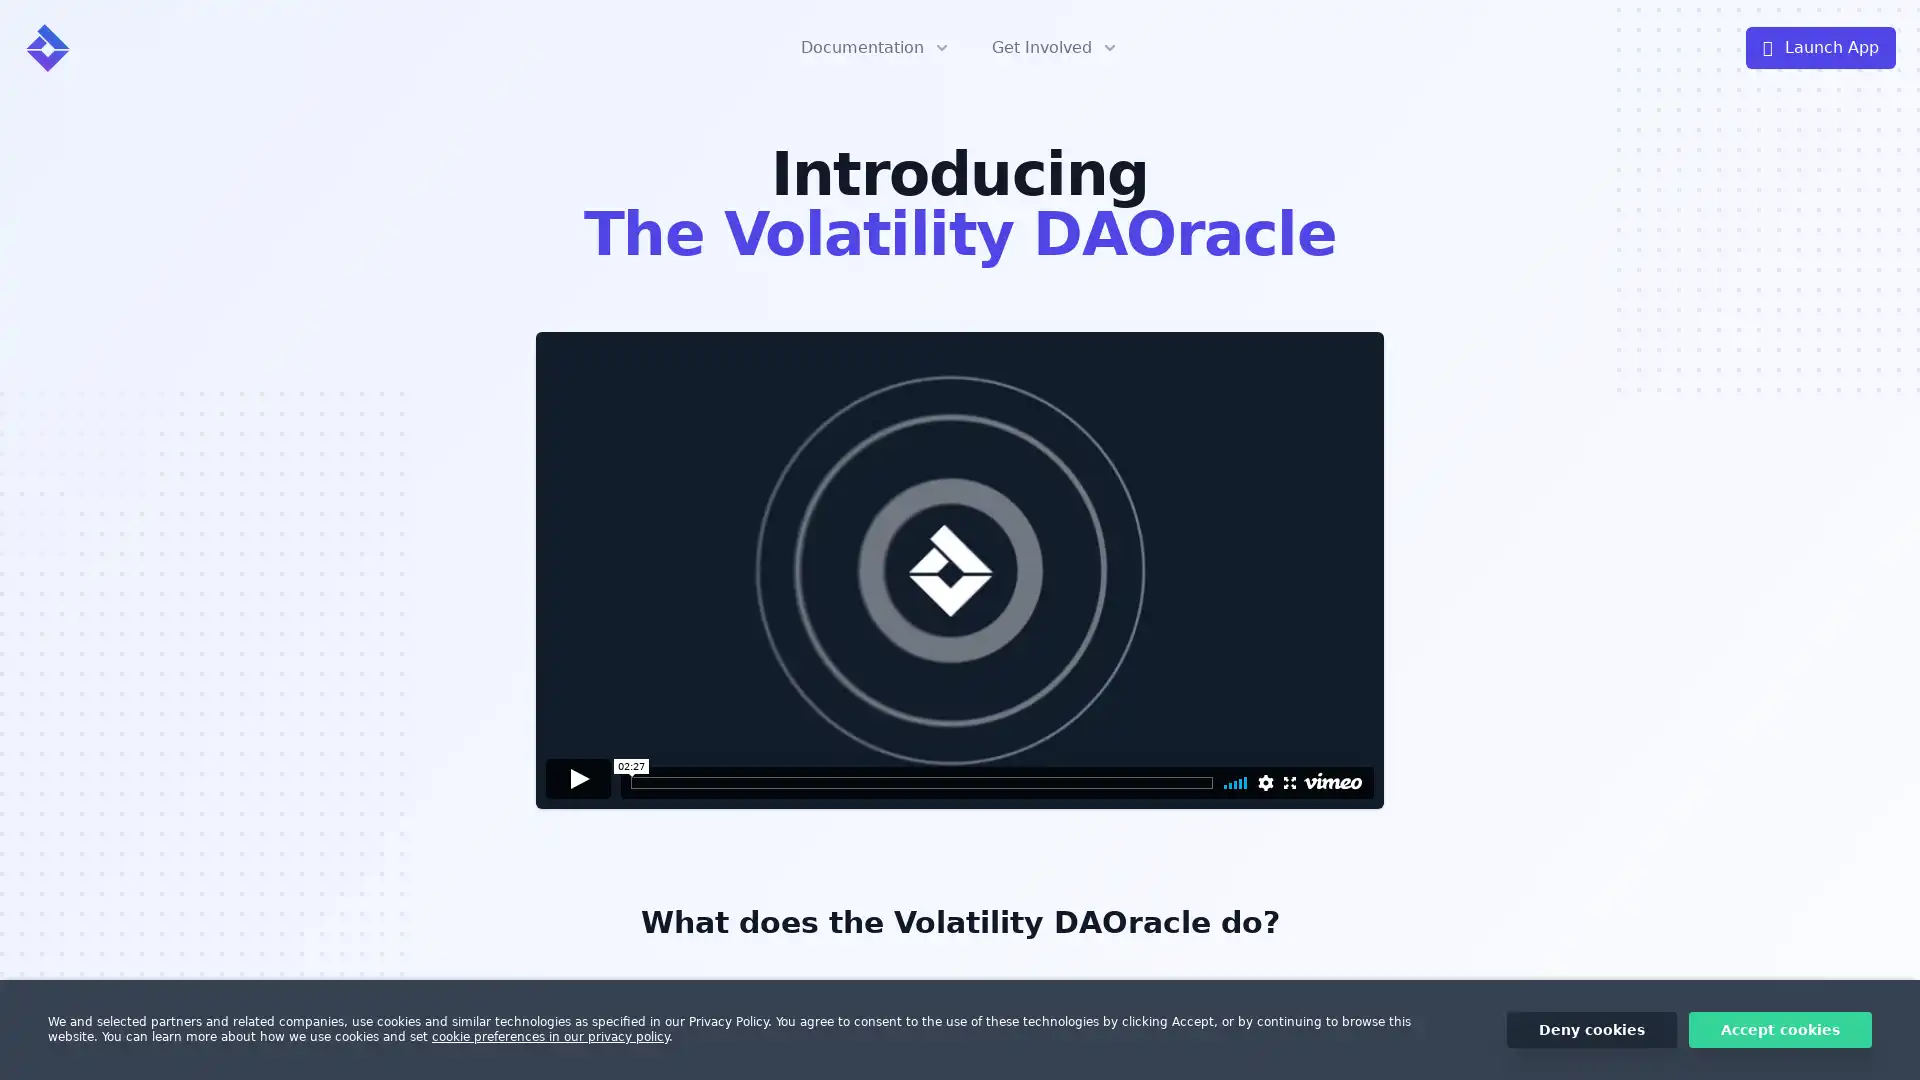  What do you see at coordinates (1780, 1029) in the screenshot?
I see `Accept cookies` at bounding box center [1780, 1029].